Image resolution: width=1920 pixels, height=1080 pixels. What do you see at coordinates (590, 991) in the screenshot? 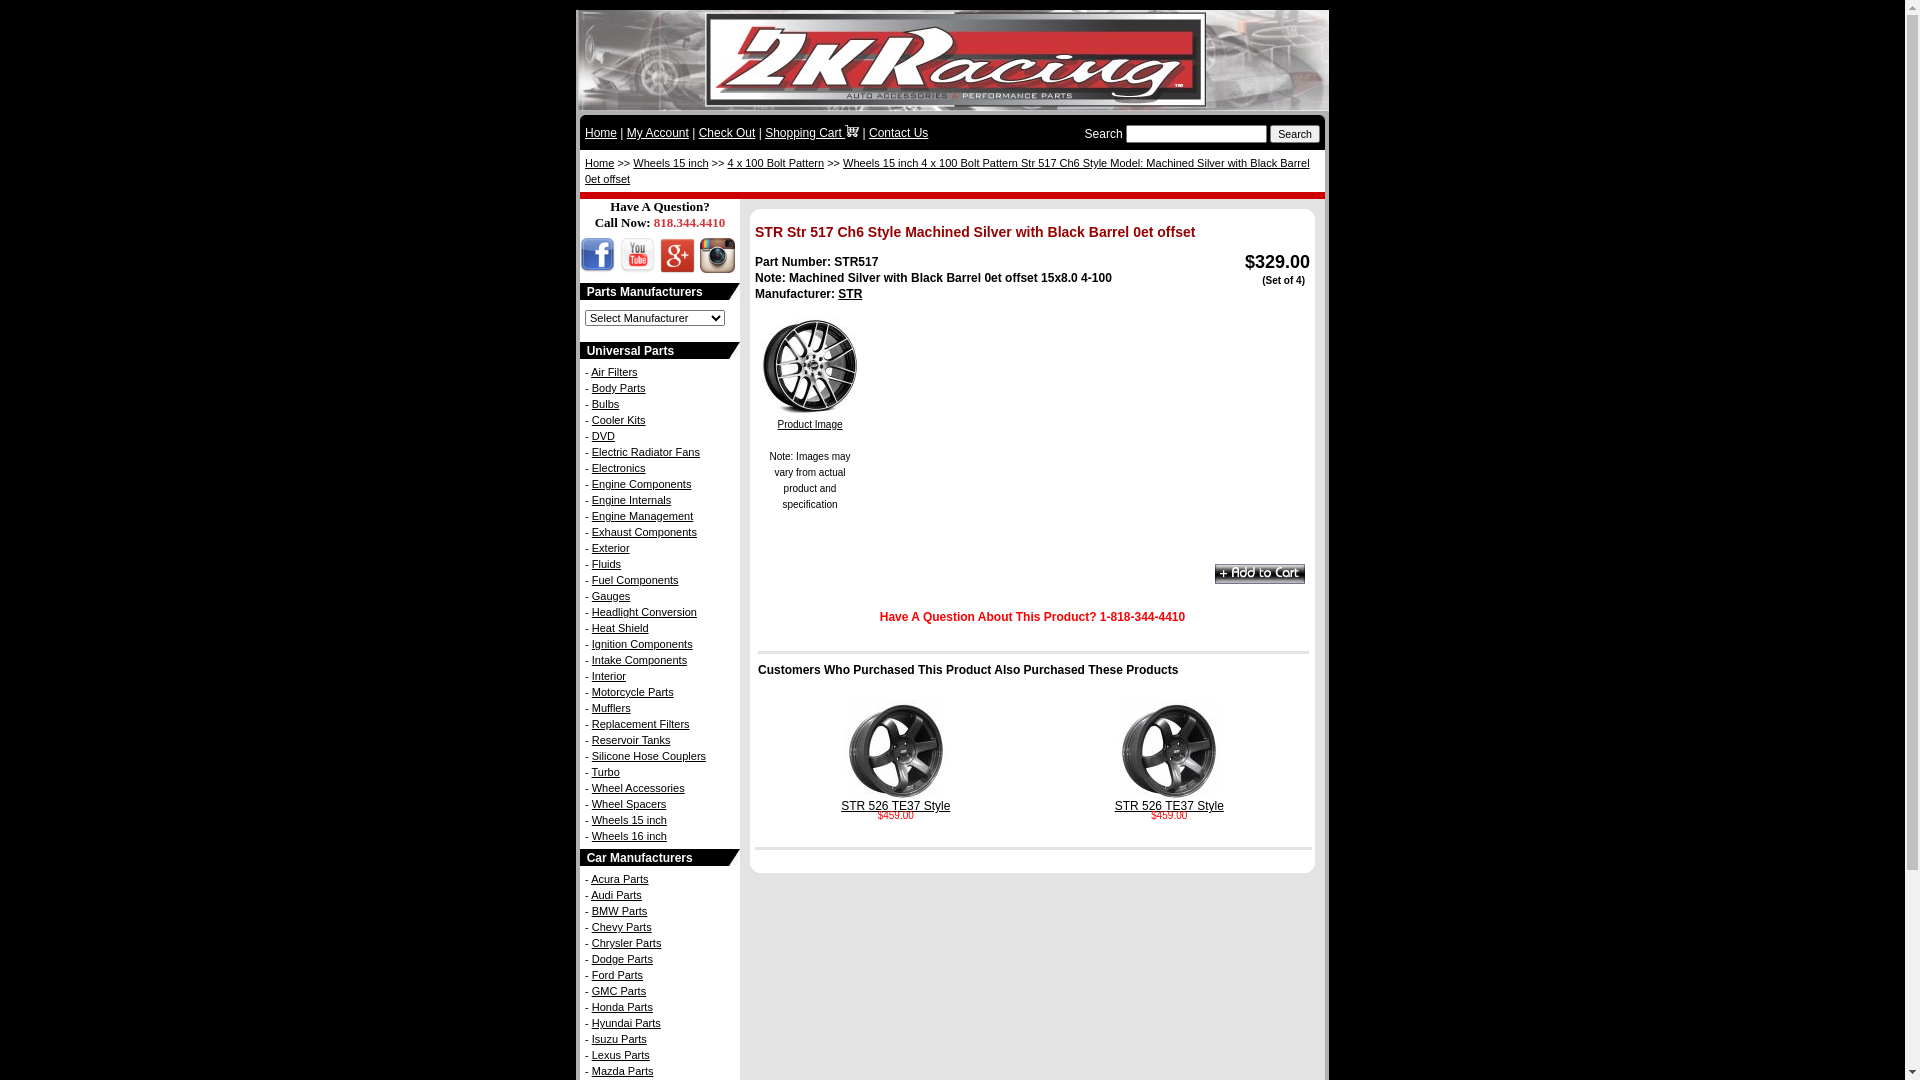
I see `'GMC Parts'` at bounding box center [590, 991].